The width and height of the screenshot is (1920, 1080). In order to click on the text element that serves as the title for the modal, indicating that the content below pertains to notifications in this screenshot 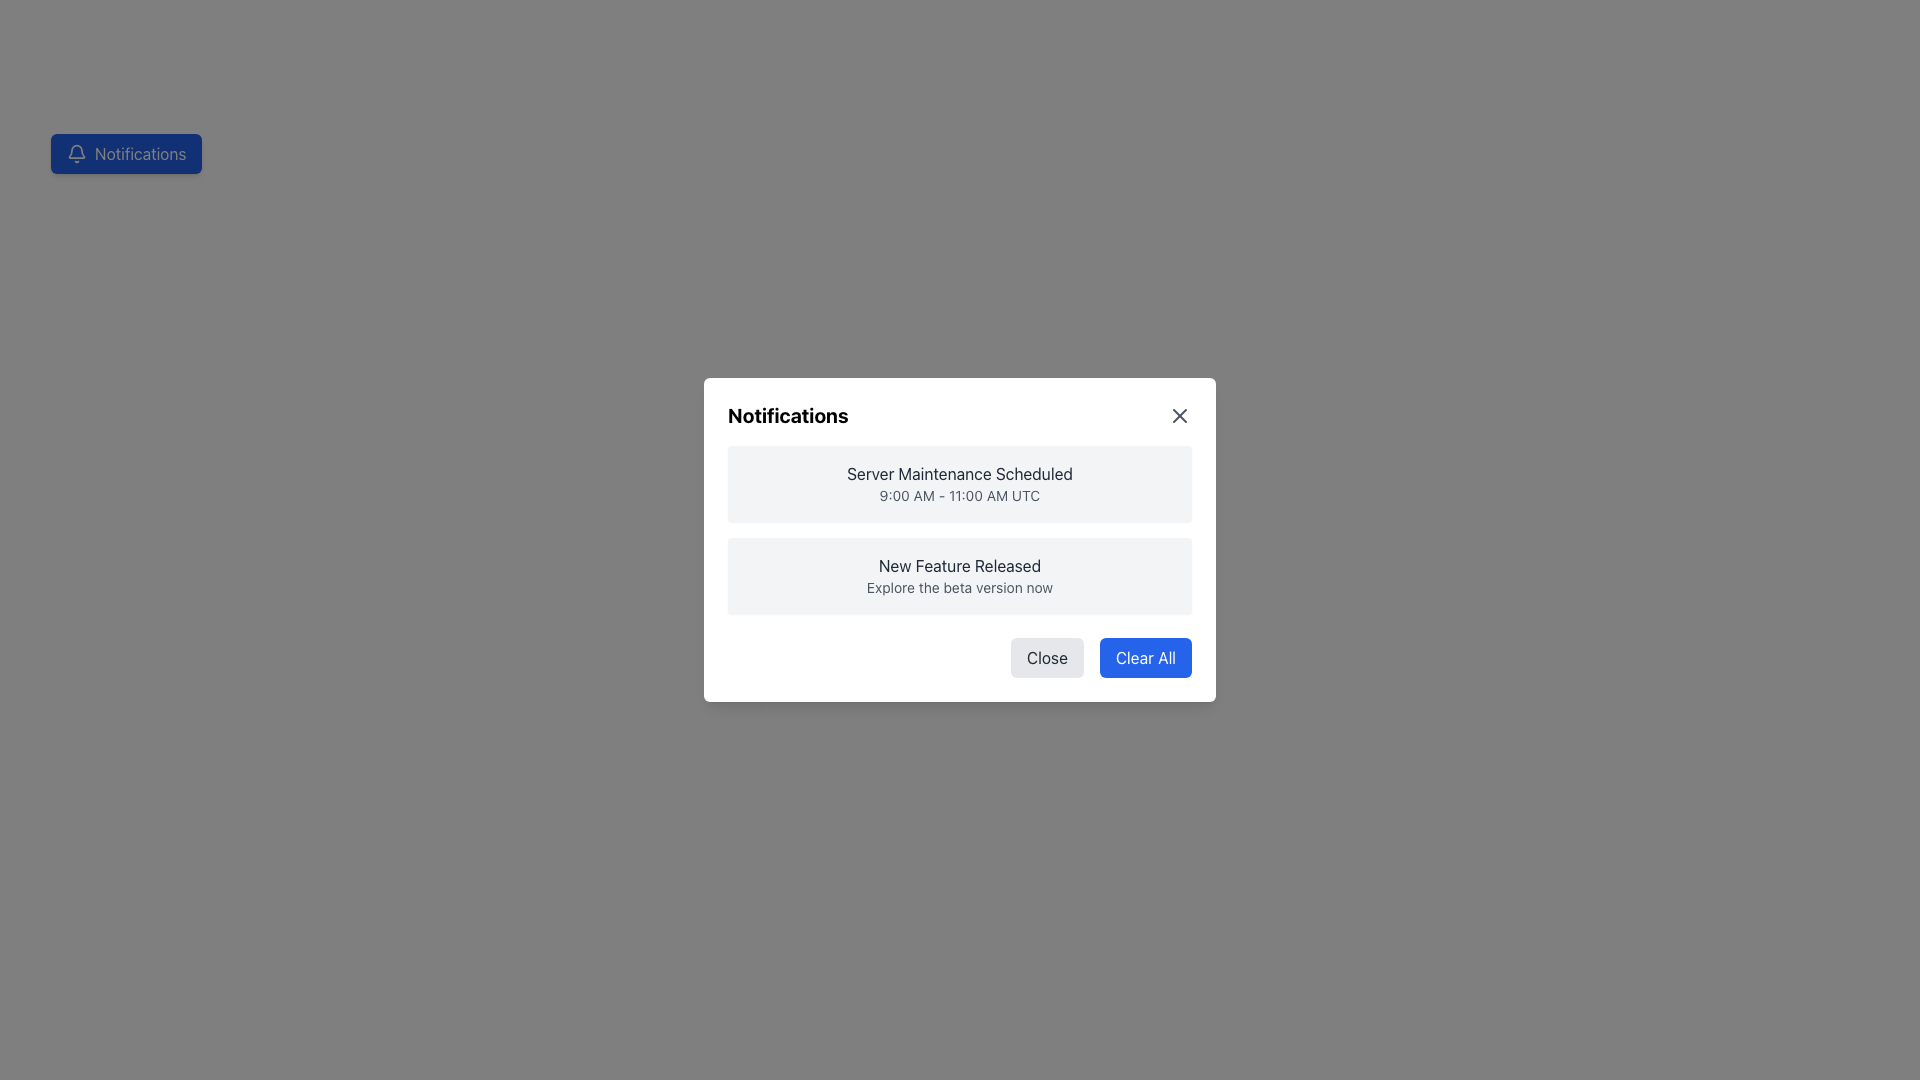, I will do `click(787, 415)`.